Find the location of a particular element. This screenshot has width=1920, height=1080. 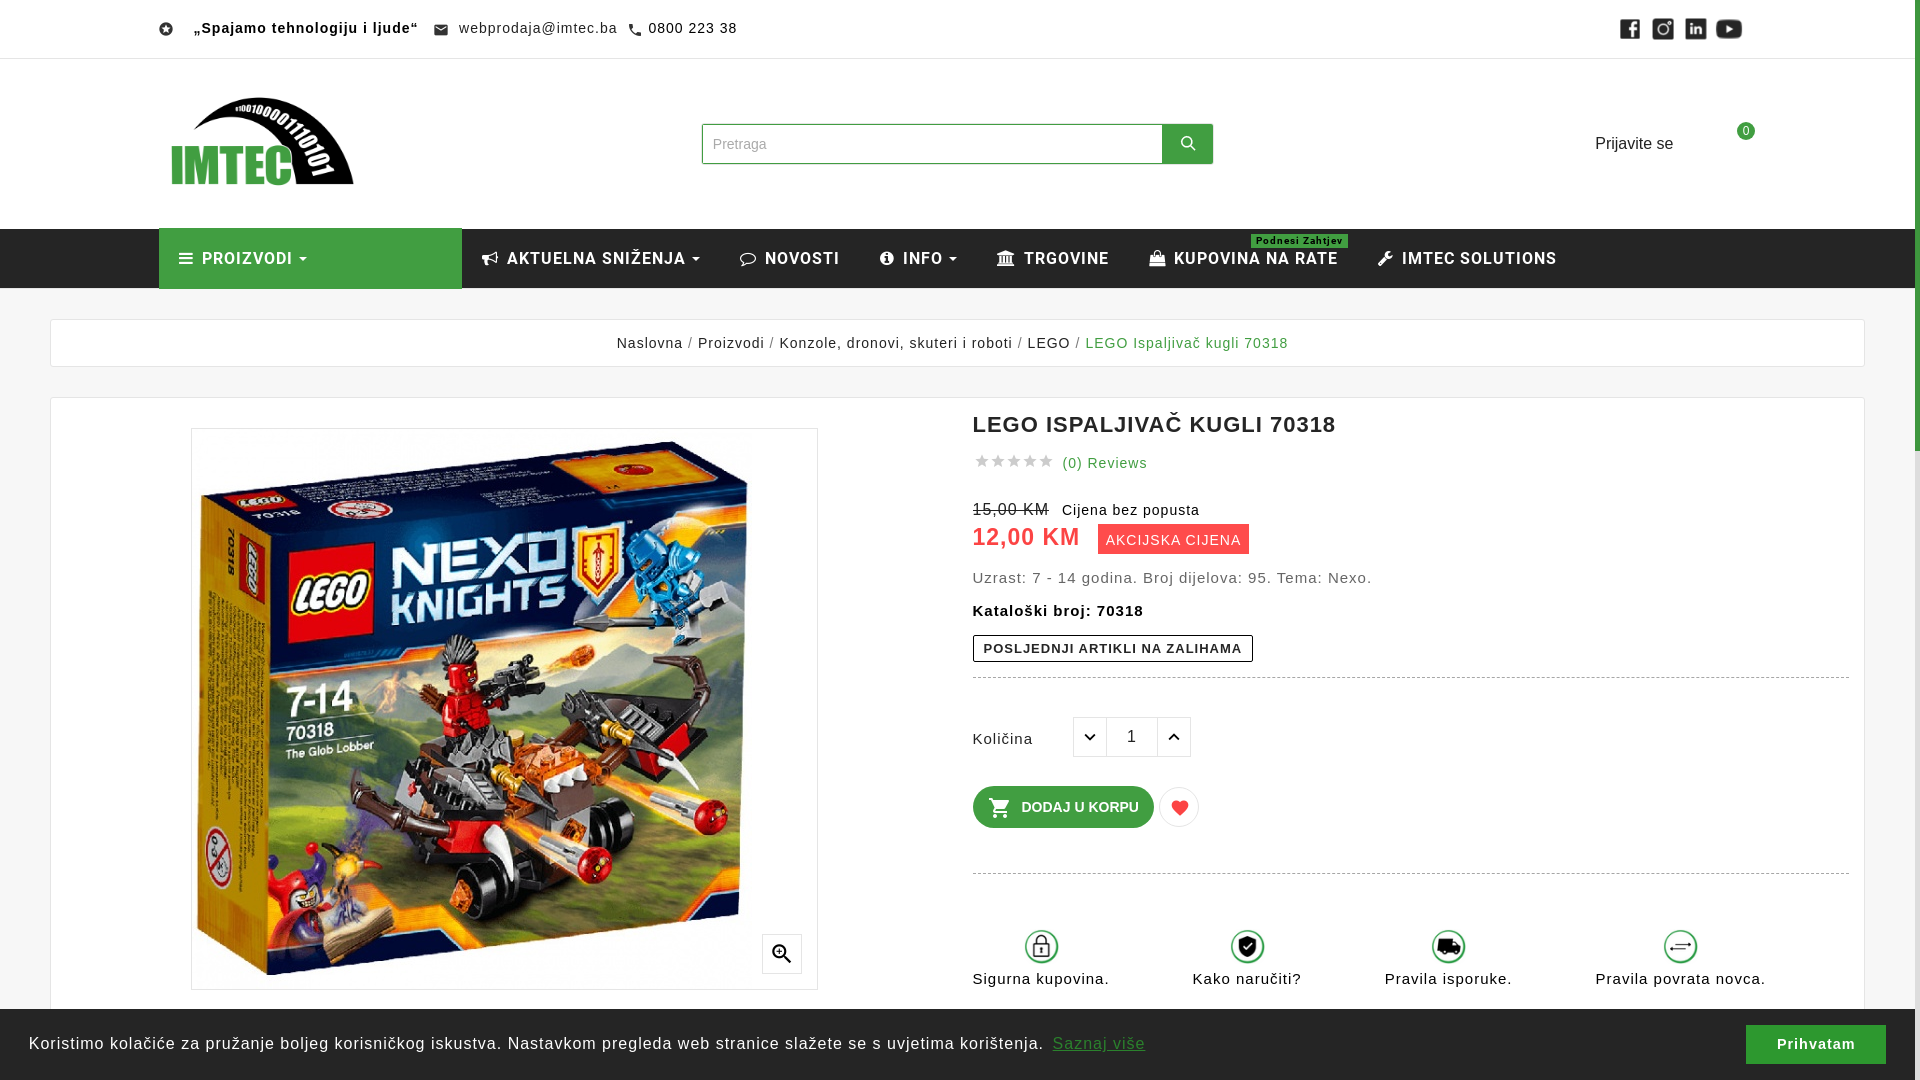

'INFO' is located at coordinates (917, 257).